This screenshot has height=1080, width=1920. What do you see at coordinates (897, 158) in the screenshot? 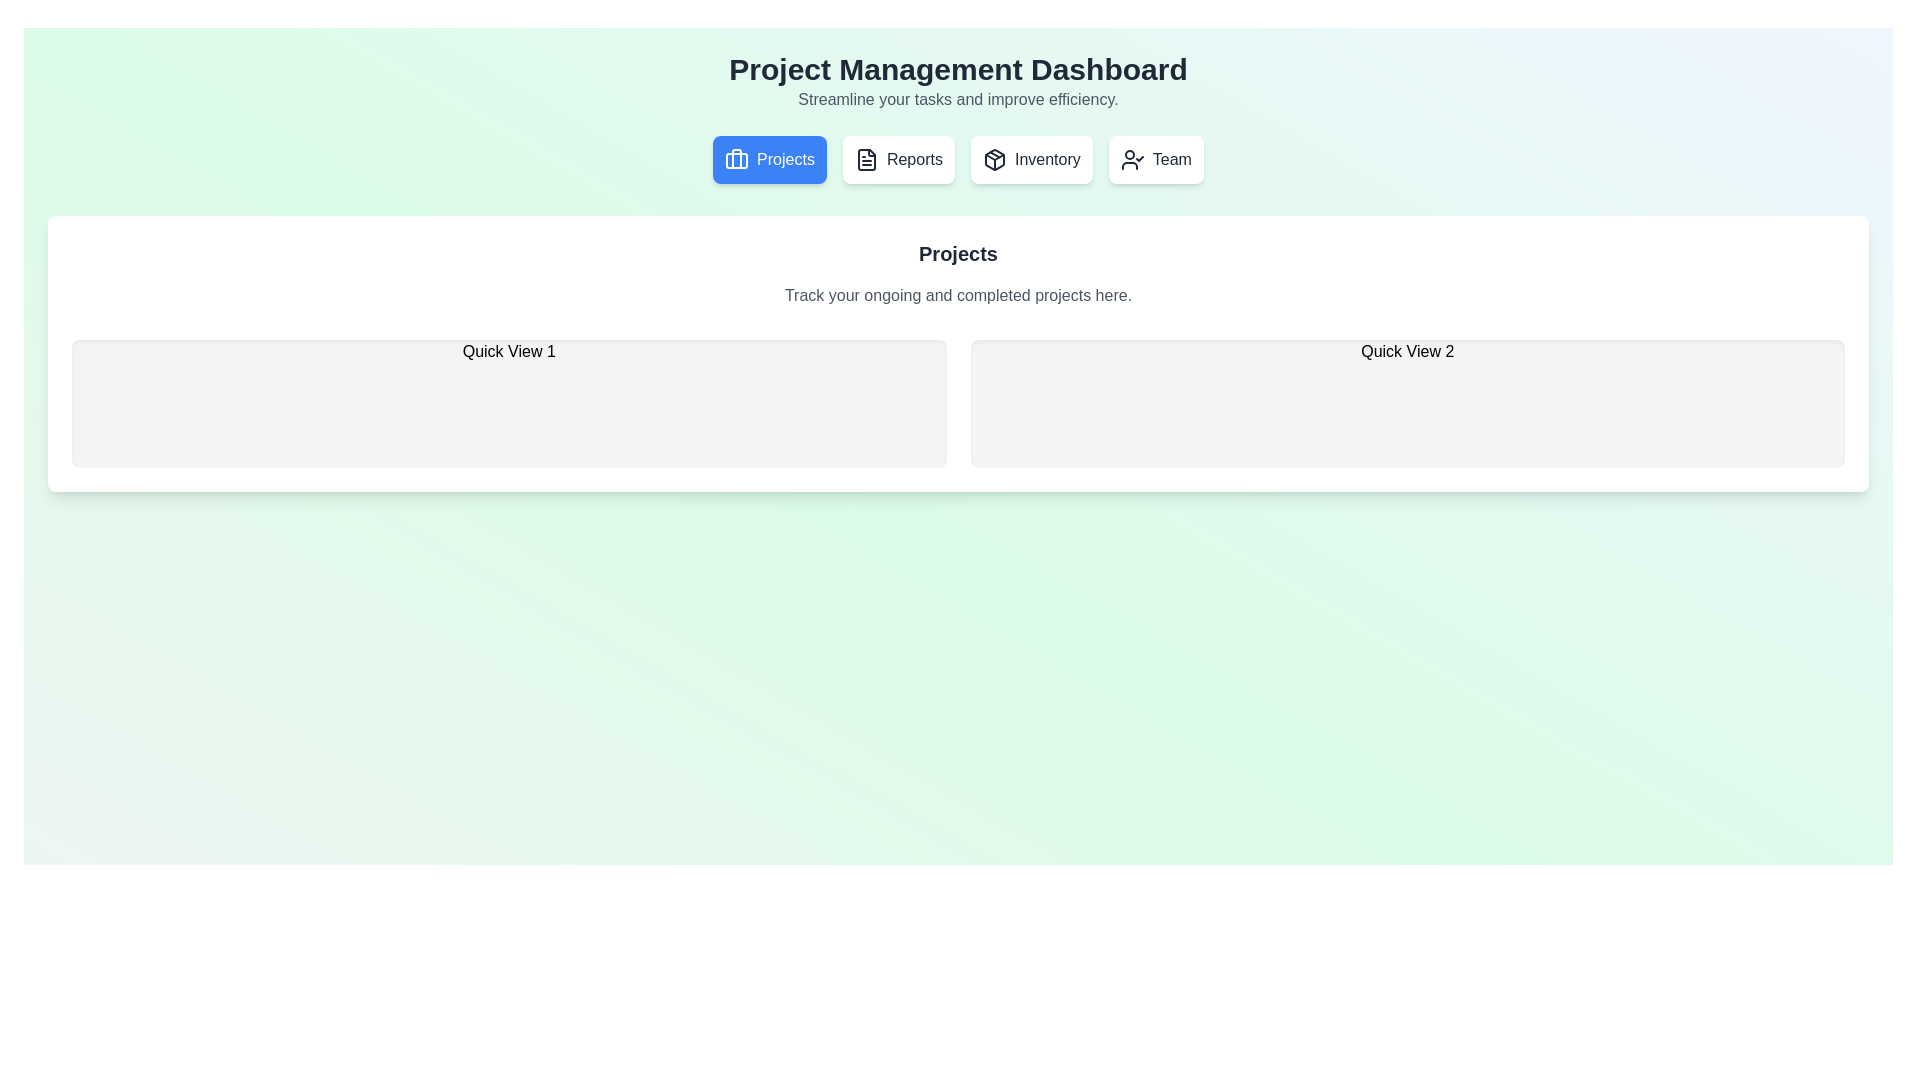
I see `the 'Reports' button, which is the second button in the navigation group located between the 'Projects' button and the 'Inventory' button` at bounding box center [897, 158].